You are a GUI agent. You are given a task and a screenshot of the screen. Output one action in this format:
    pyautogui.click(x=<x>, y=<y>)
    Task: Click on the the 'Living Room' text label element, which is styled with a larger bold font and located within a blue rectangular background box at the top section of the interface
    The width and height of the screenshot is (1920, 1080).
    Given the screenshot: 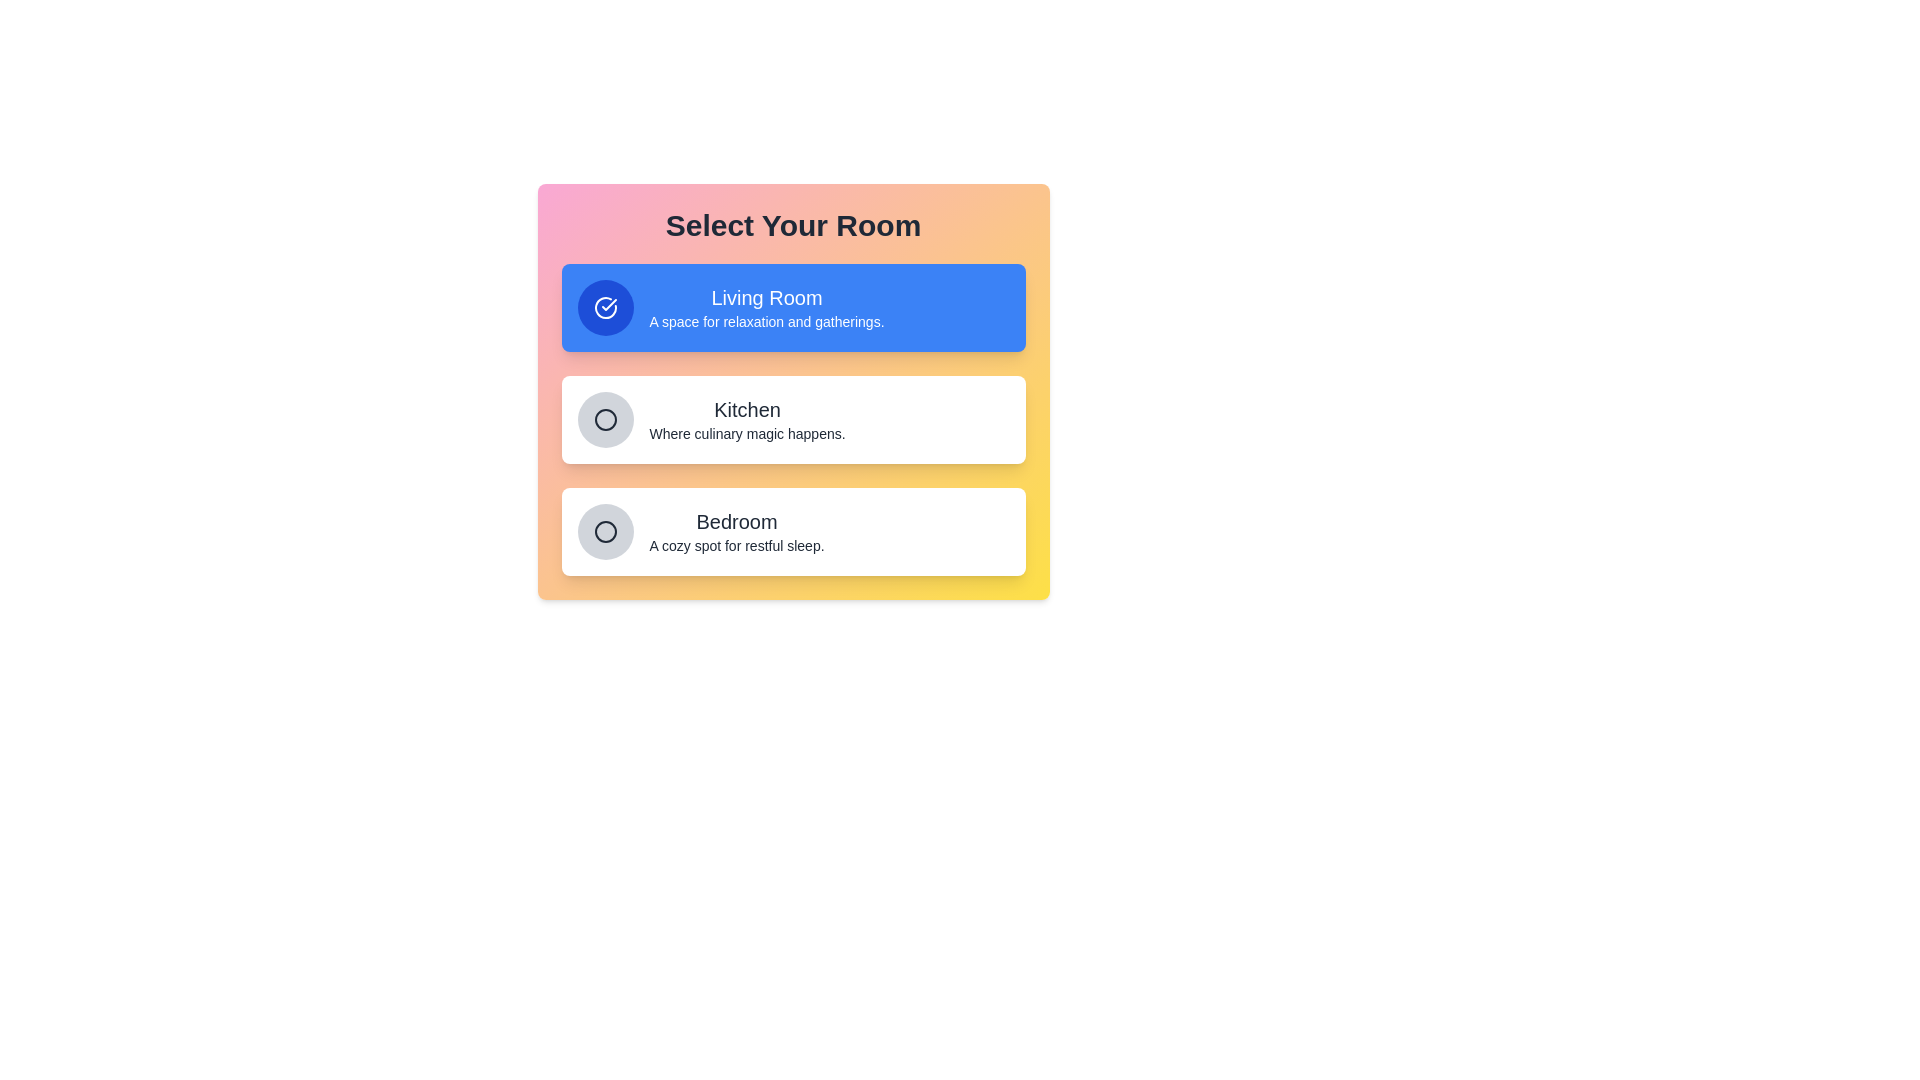 What is the action you would take?
    pyautogui.click(x=766, y=297)
    